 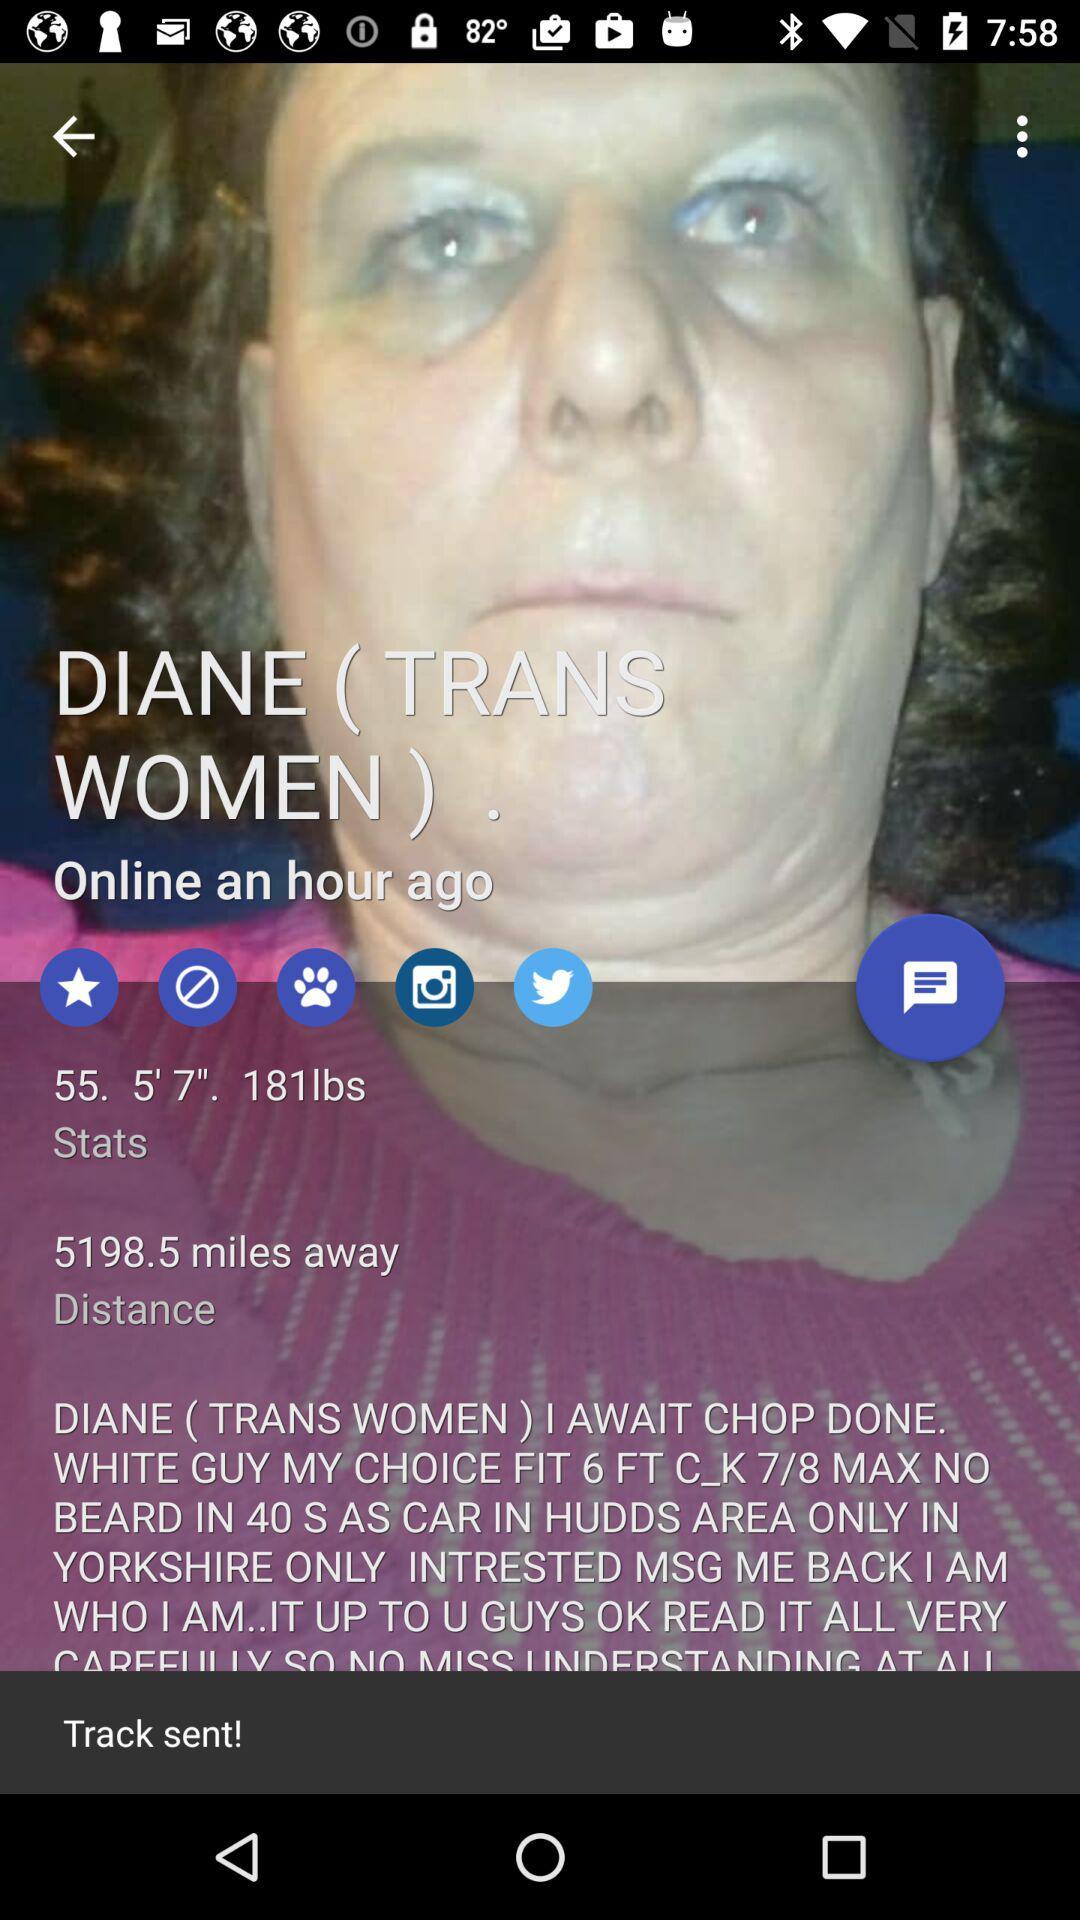 What do you see at coordinates (553, 987) in the screenshot?
I see `the twitter icon` at bounding box center [553, 987].